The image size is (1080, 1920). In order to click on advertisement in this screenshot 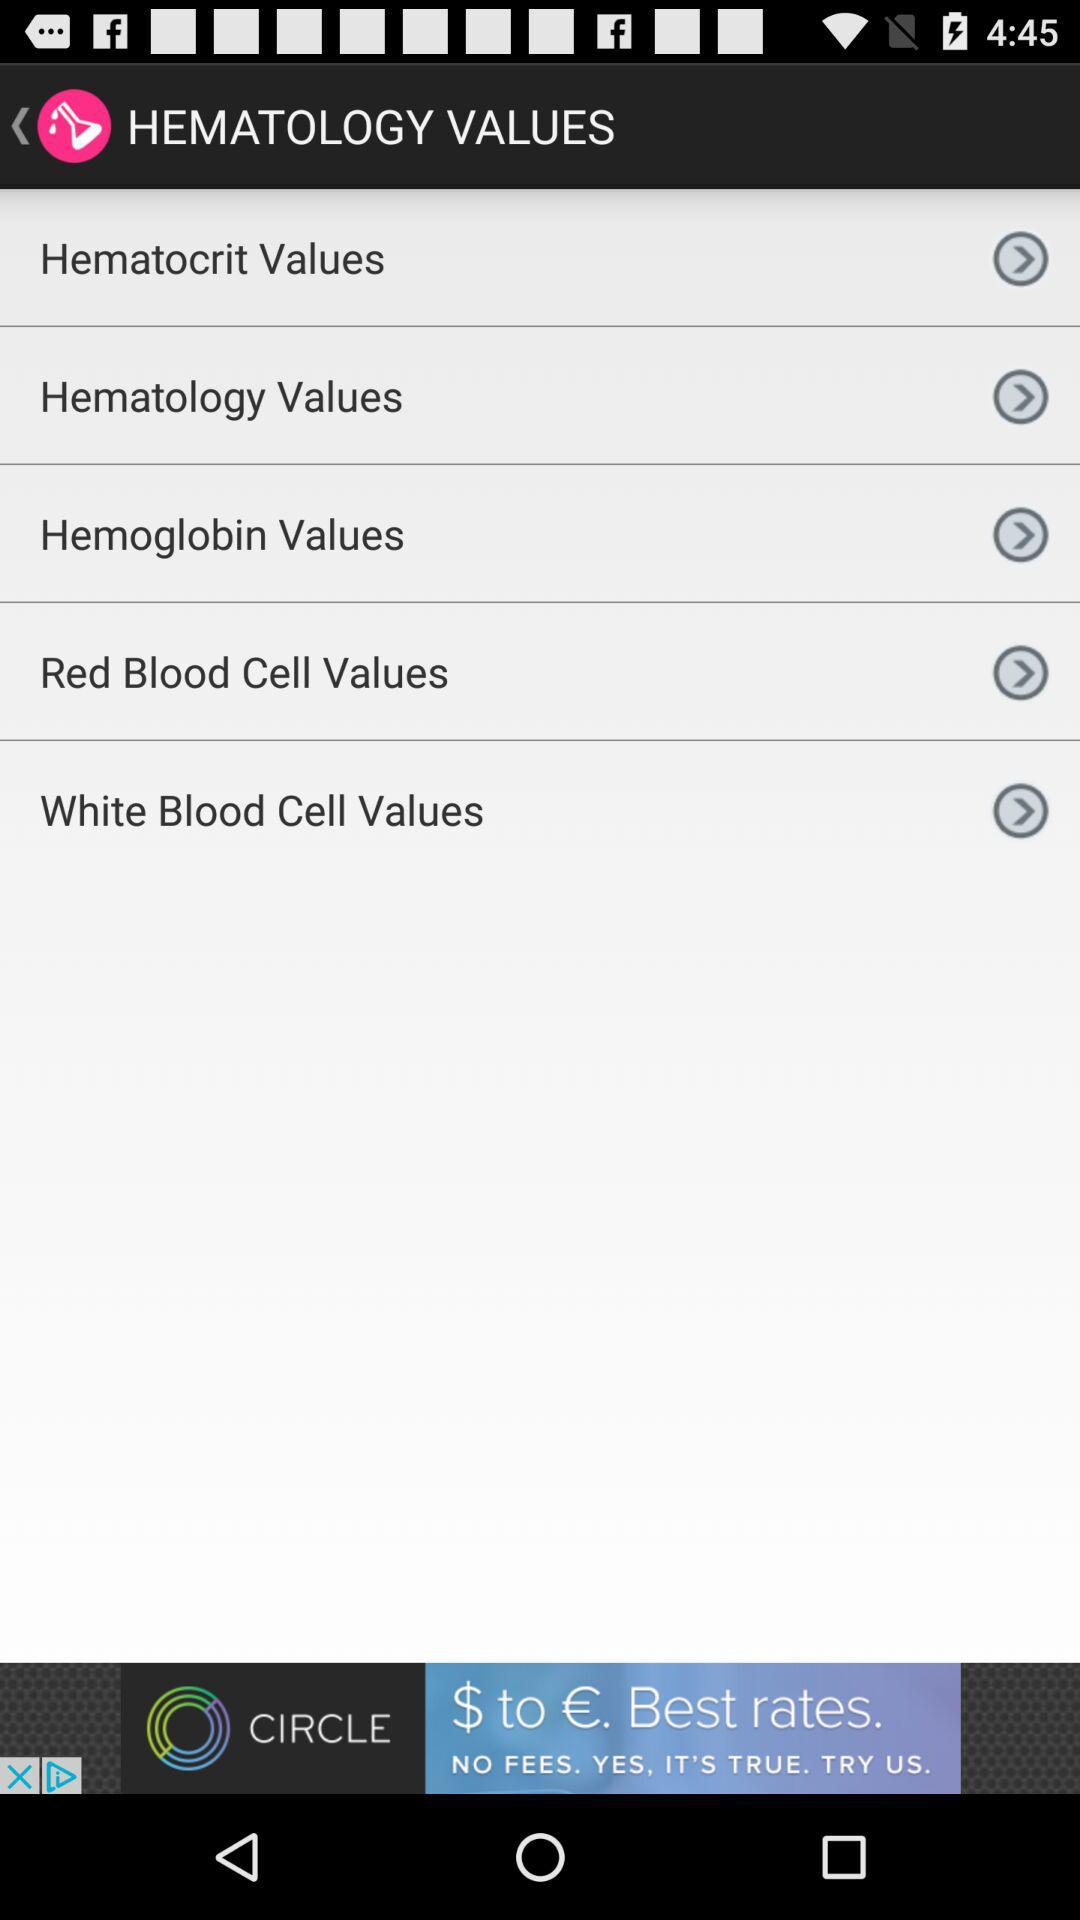, I will do `click(540, 1727)`.